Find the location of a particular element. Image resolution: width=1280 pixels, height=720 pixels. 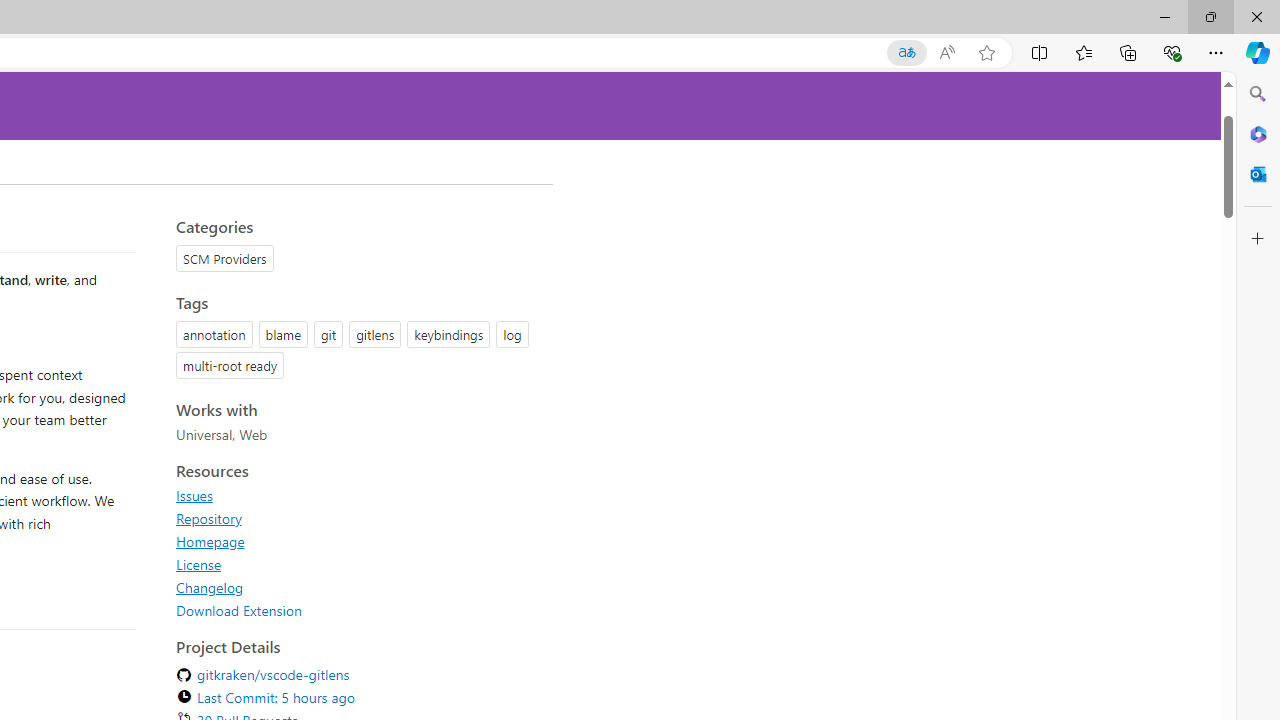

'Customize' is located at coordinates (1257, 238).